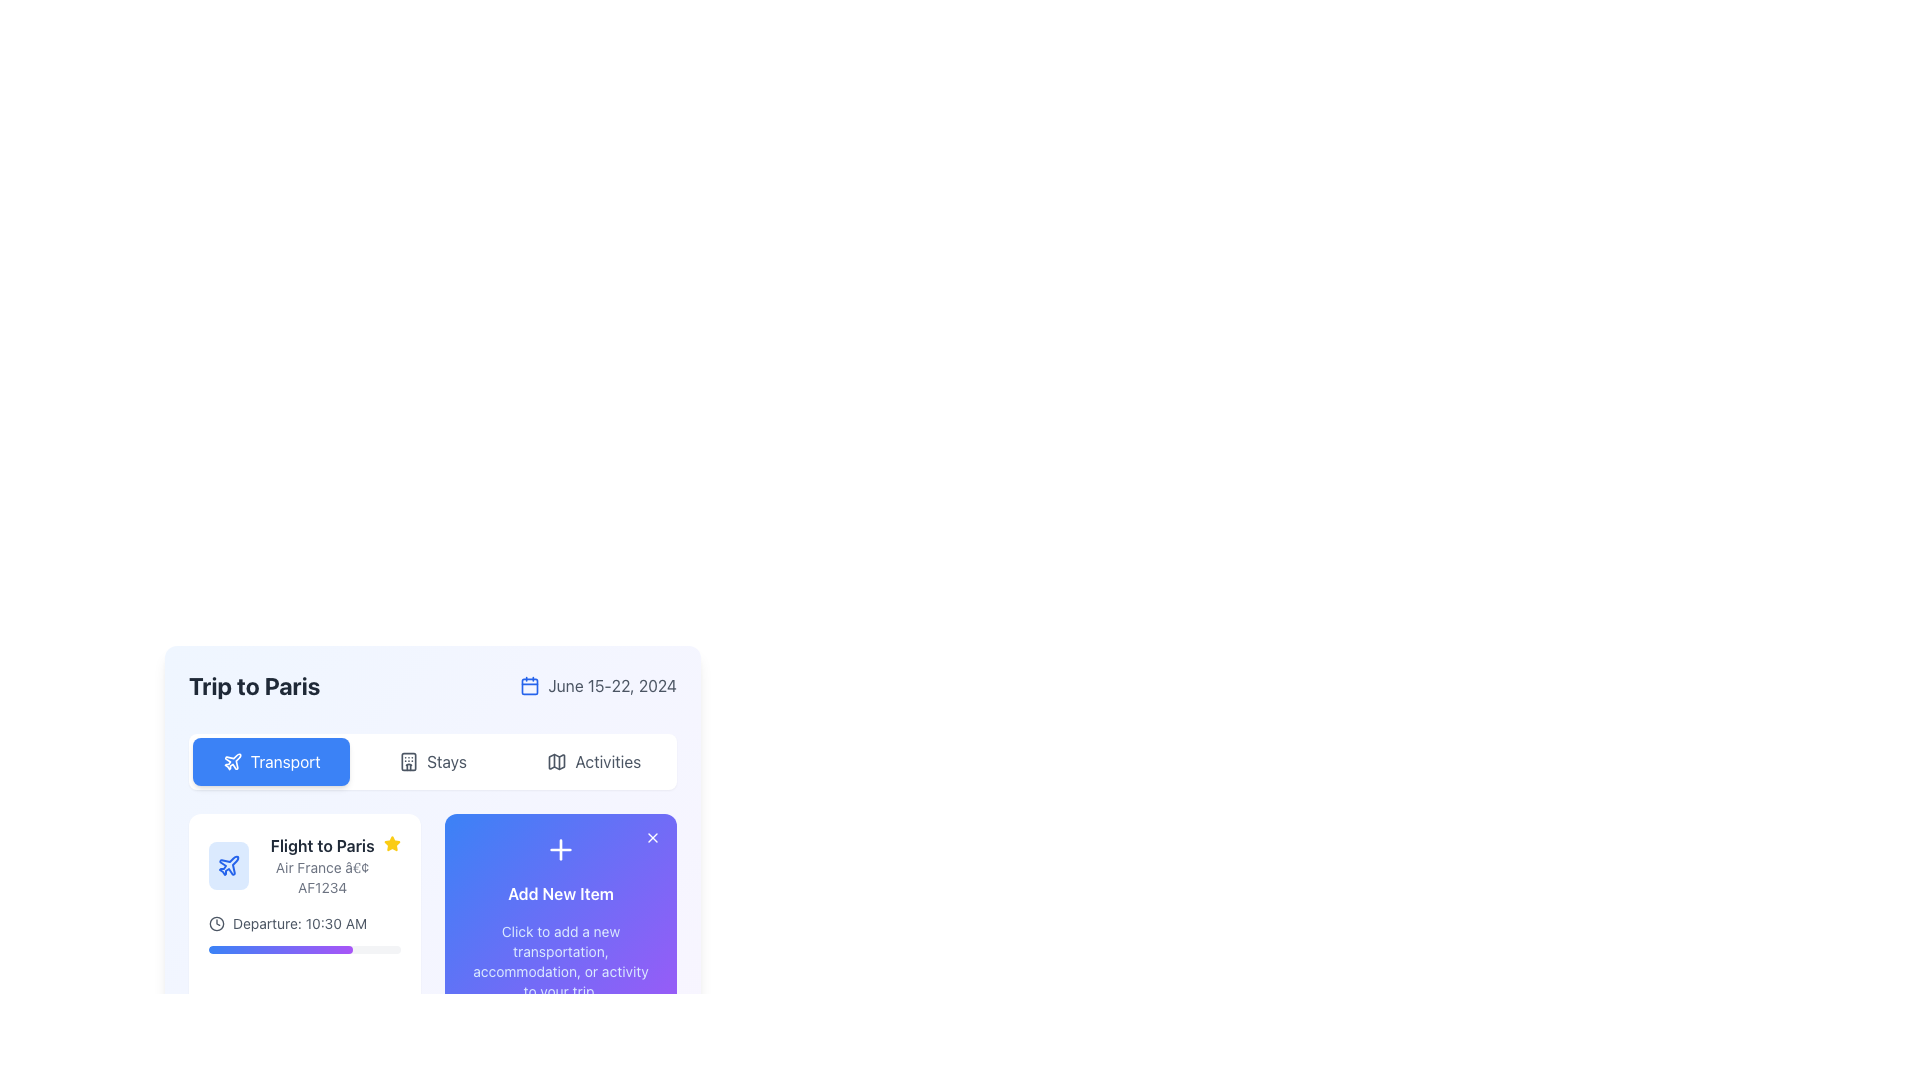 The height and width of the screenshot is (1080, 1920). I want to click on text label displaying 'Flight to Paris', which is a bold dark font located at the top of the flight information section in the travel itinerary interface, so click(322, 845).